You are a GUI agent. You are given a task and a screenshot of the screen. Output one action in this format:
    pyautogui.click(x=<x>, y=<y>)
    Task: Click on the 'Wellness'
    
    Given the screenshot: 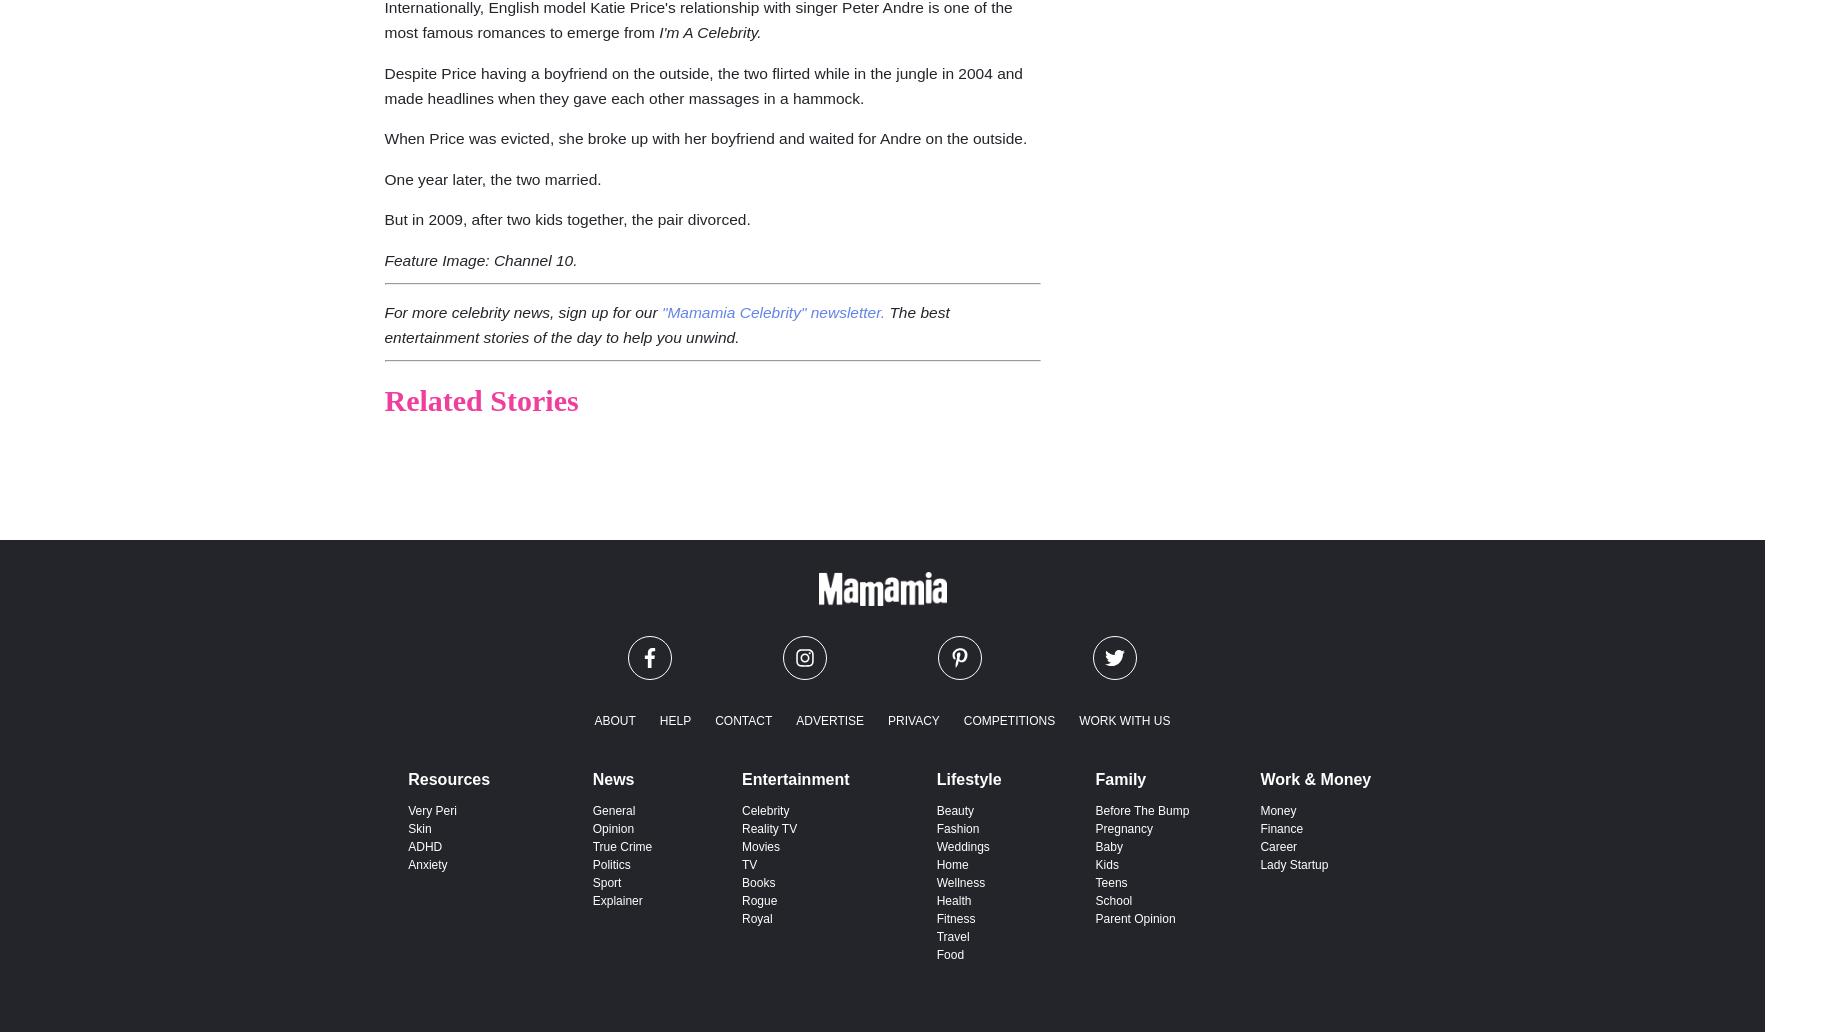 What is the action you would take?
    pyautogui.click(x=959, y=882)
    